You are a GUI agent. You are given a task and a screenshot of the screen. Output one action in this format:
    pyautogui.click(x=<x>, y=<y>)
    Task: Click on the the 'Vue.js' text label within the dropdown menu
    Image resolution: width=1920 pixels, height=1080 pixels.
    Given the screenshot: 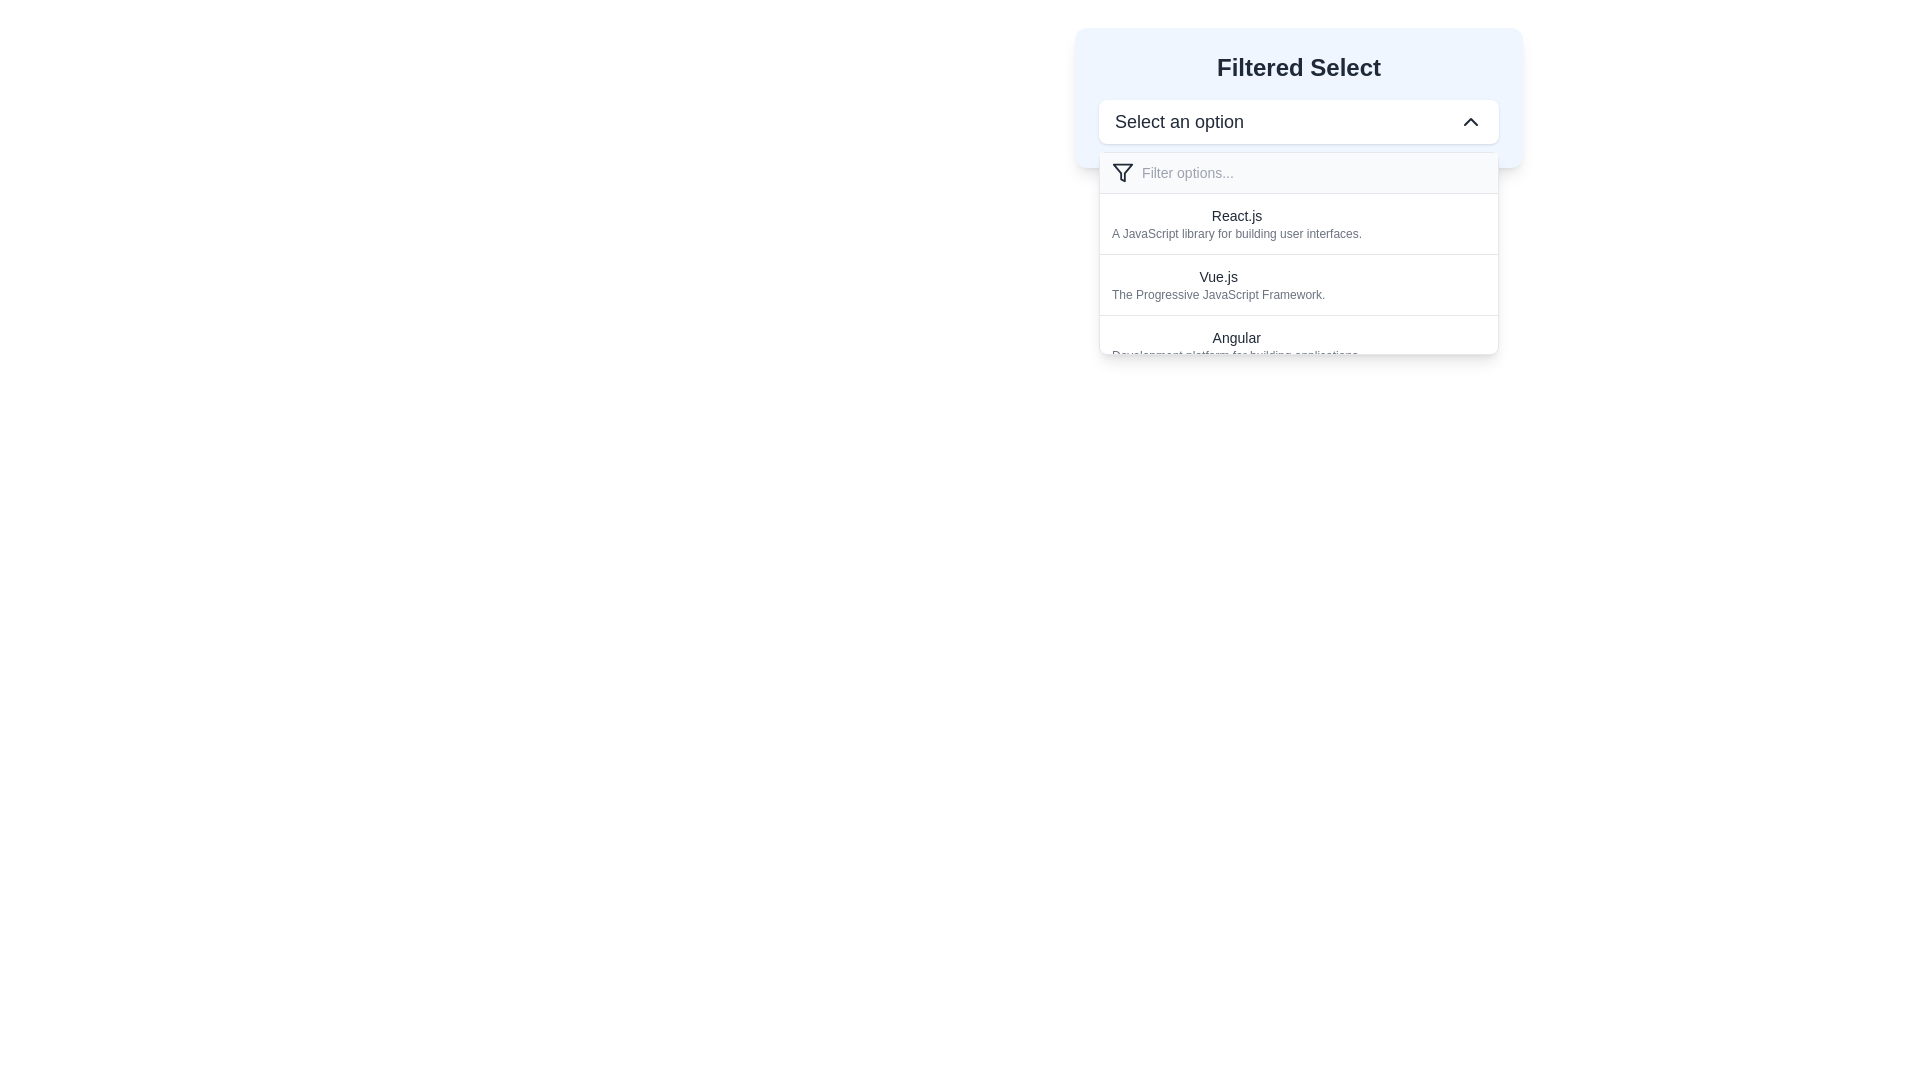 What is the action you would take?
    pyautogui.click(x=1217, y=277)
    